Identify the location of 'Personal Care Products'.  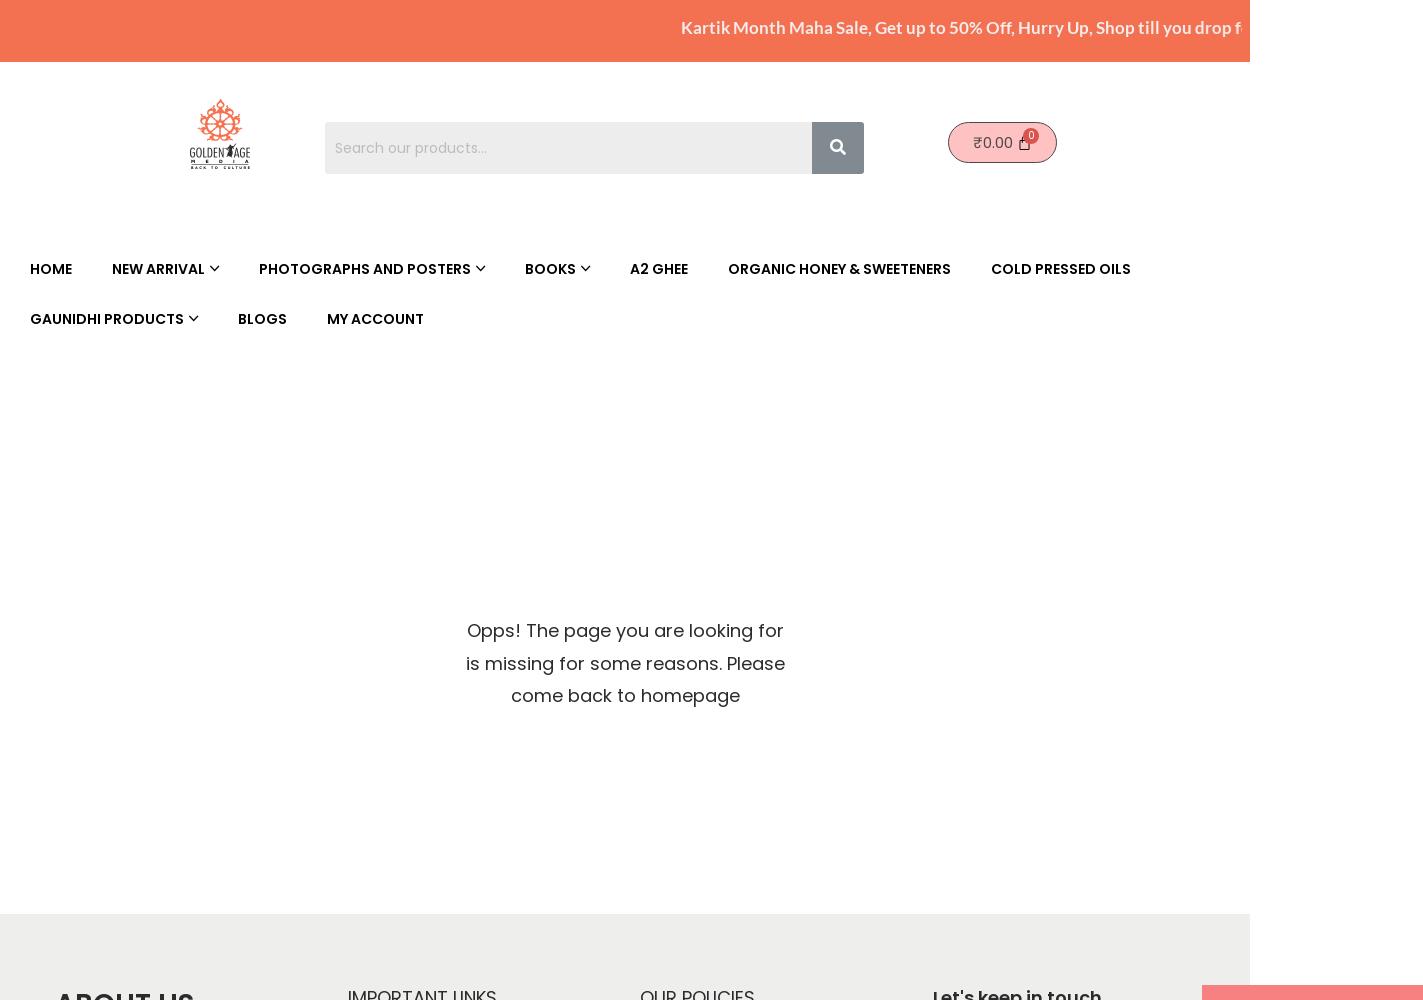
(111, 772).